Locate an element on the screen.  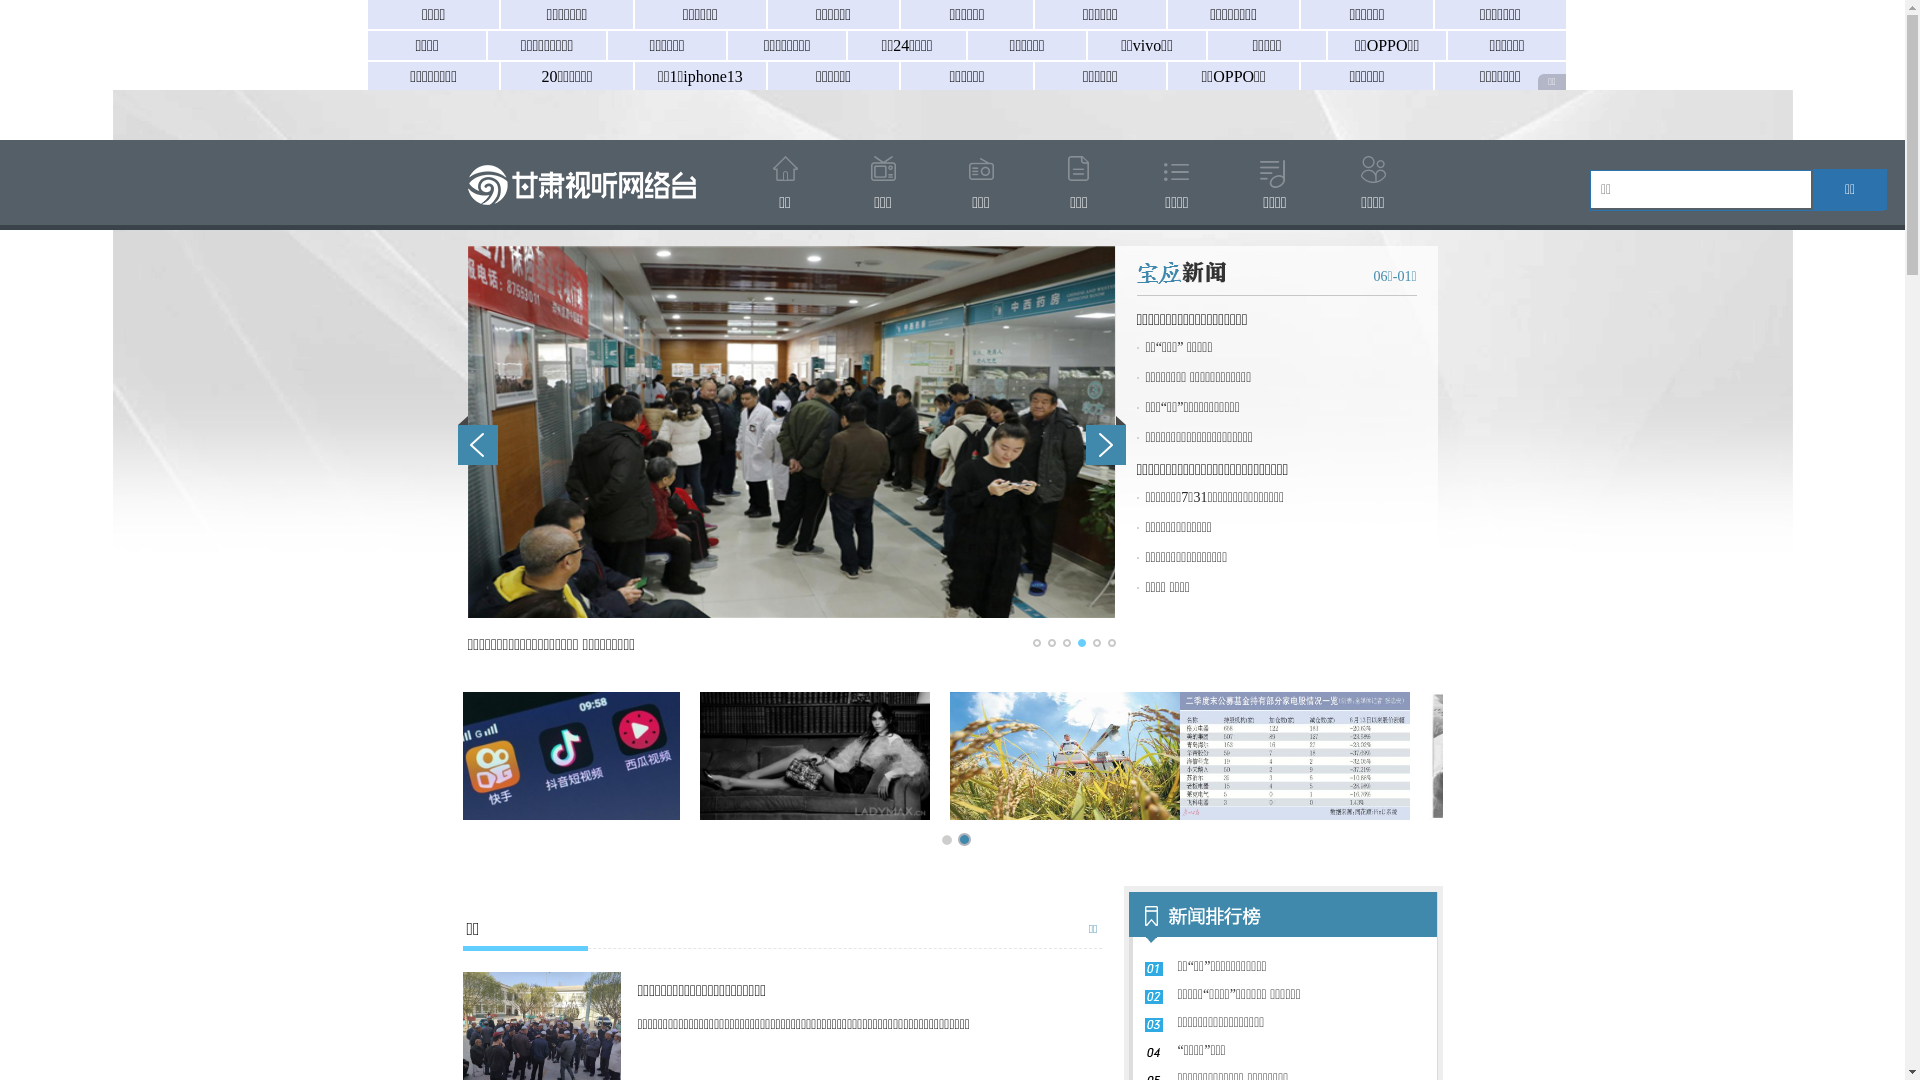
'2' is located at coordinates (1050, 643).